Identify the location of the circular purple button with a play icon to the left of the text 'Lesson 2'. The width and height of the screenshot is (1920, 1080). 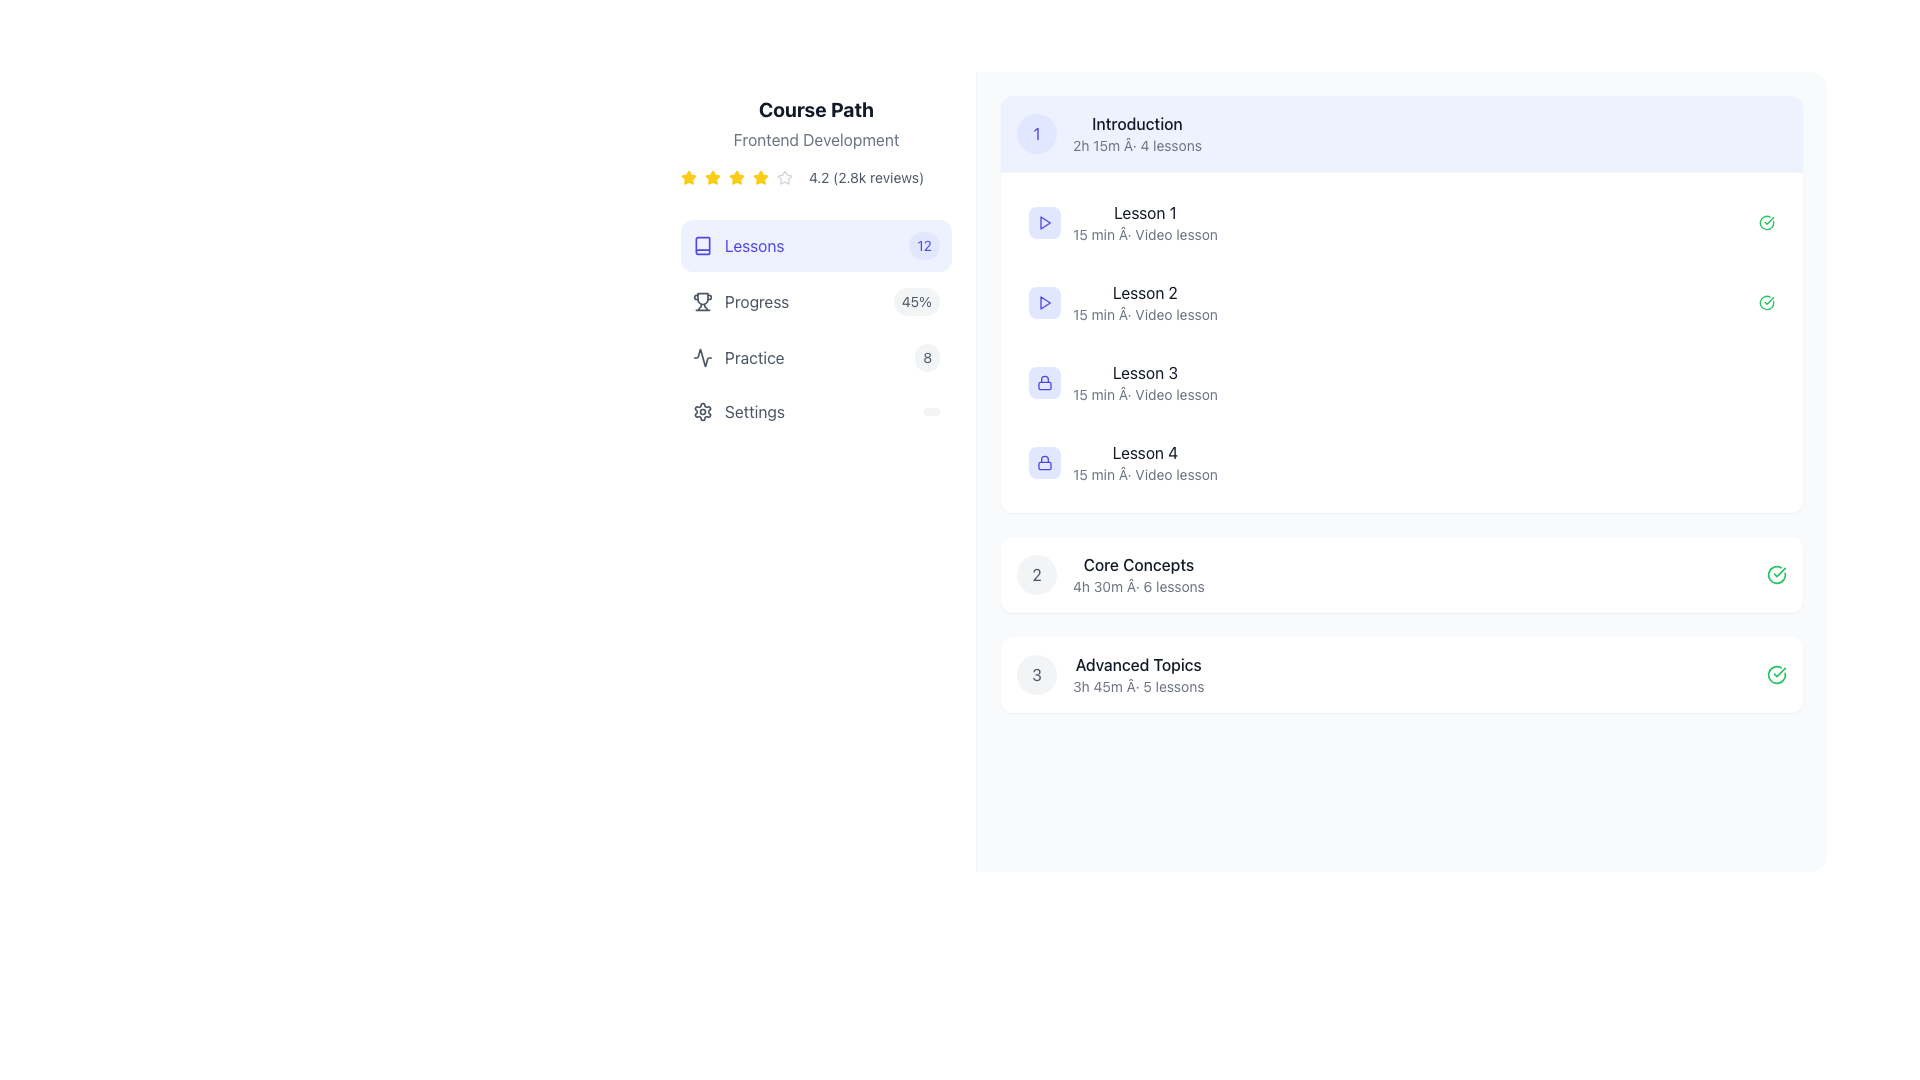
(1044, 303).